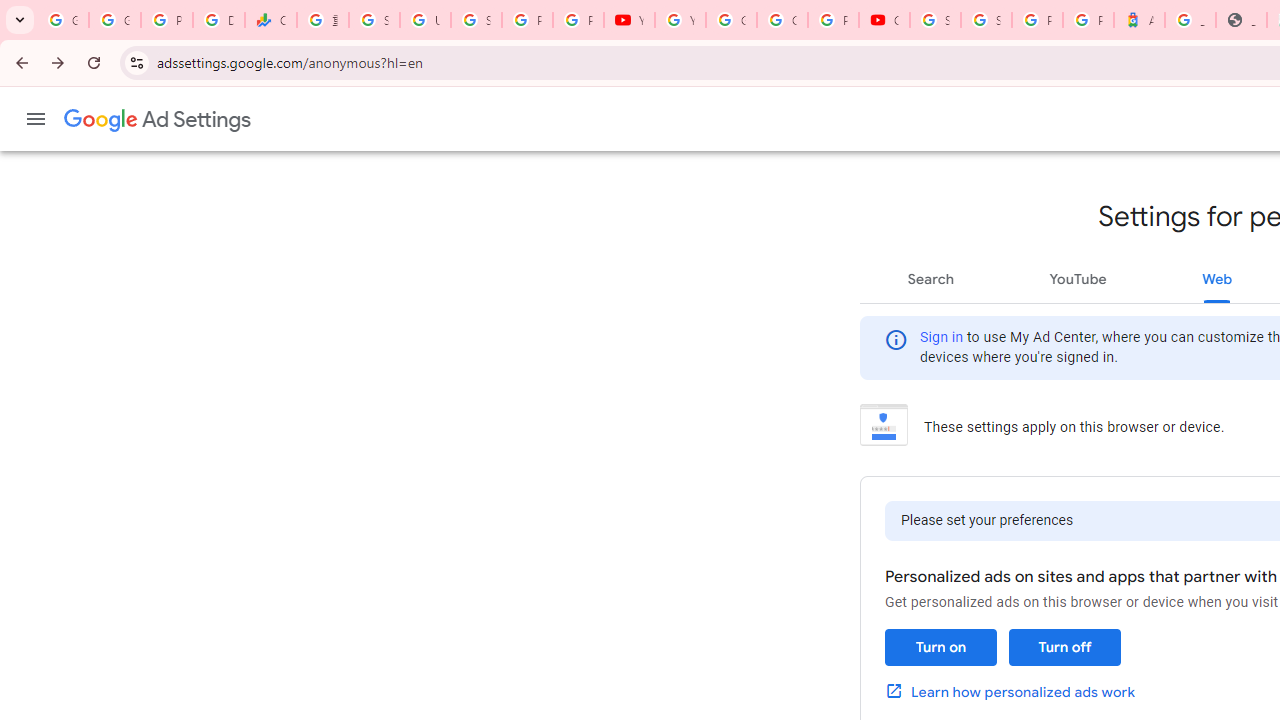  I want to click on 'Atour Hotel - Google hotels', so click(1139, 20).